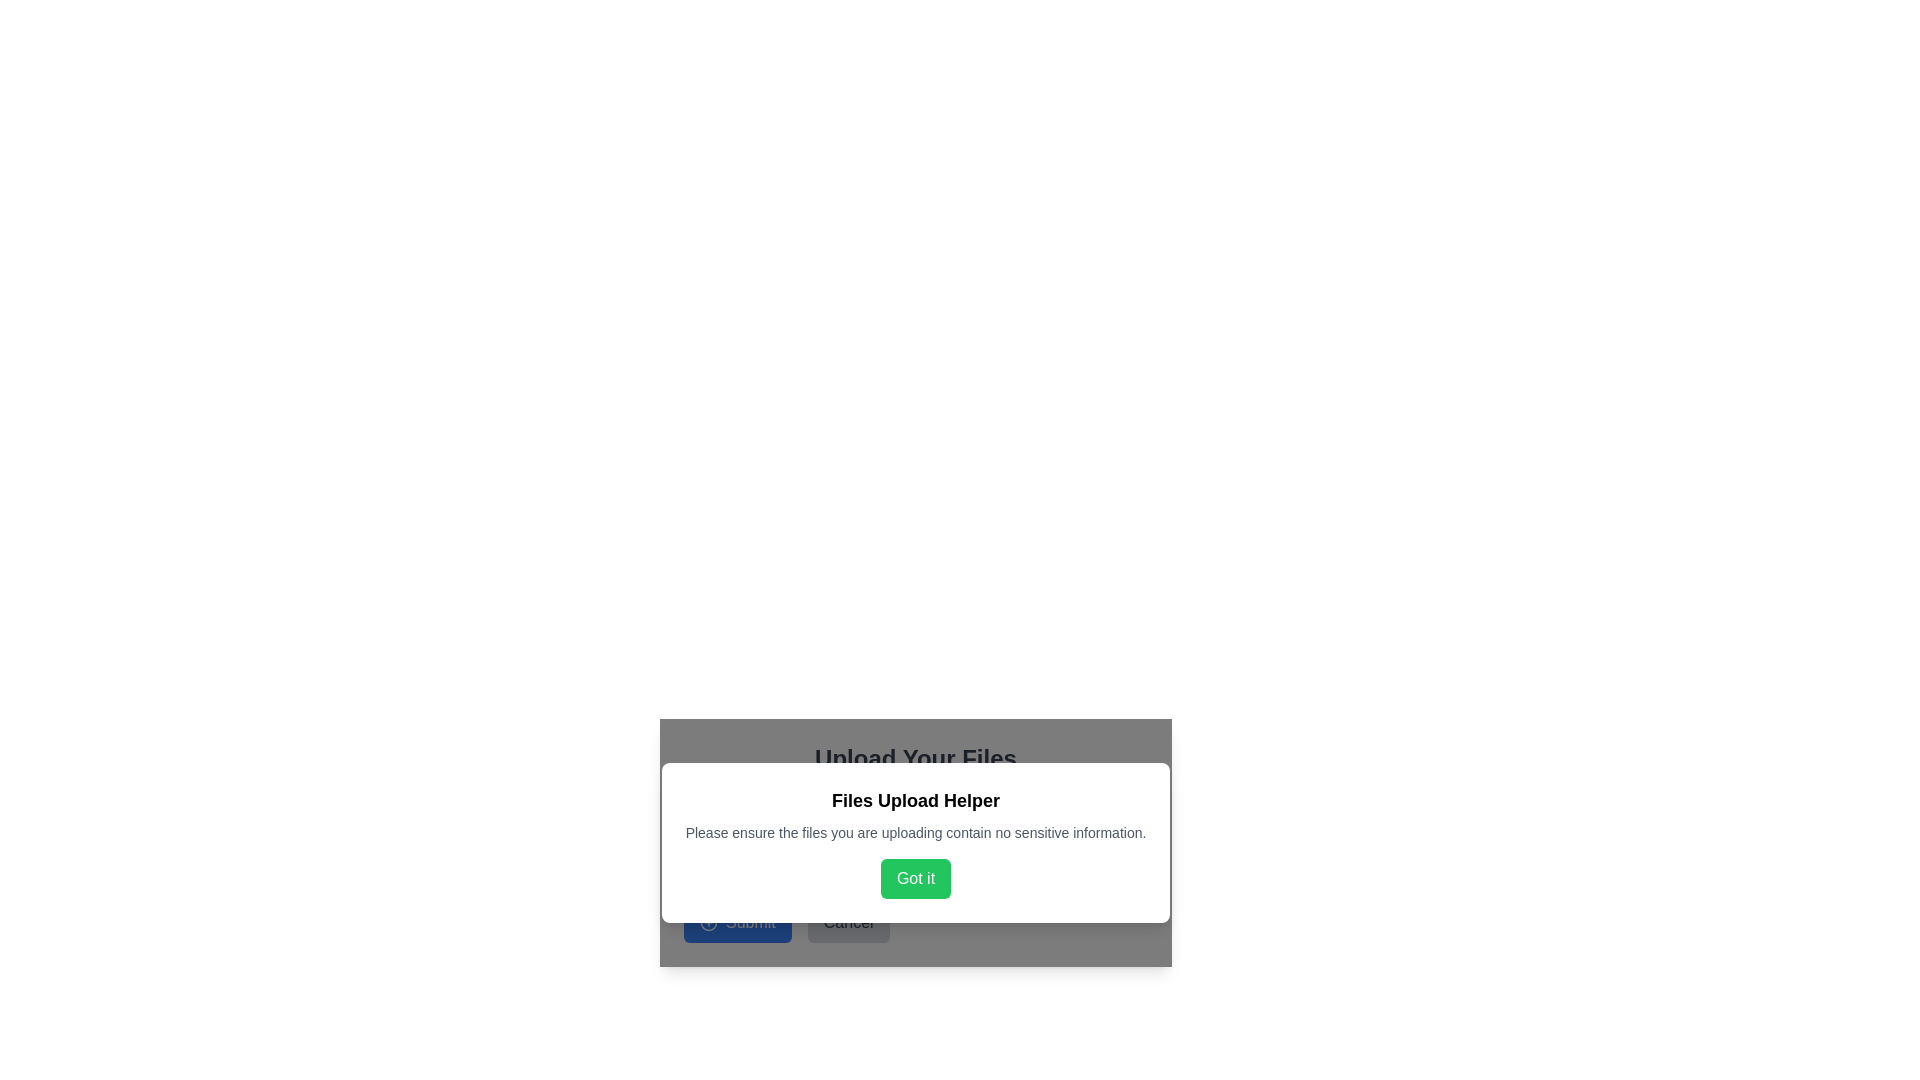 The width and height of the screenshot is (1920, 1080). Describe the element at coordinates (915, 858) in the screenshot. I see `message from the static text element that says 'Drag & drop files here or click to select', which is located within a dashed light gray bordered area at the bottom of the file upload interaction zone` at that location.